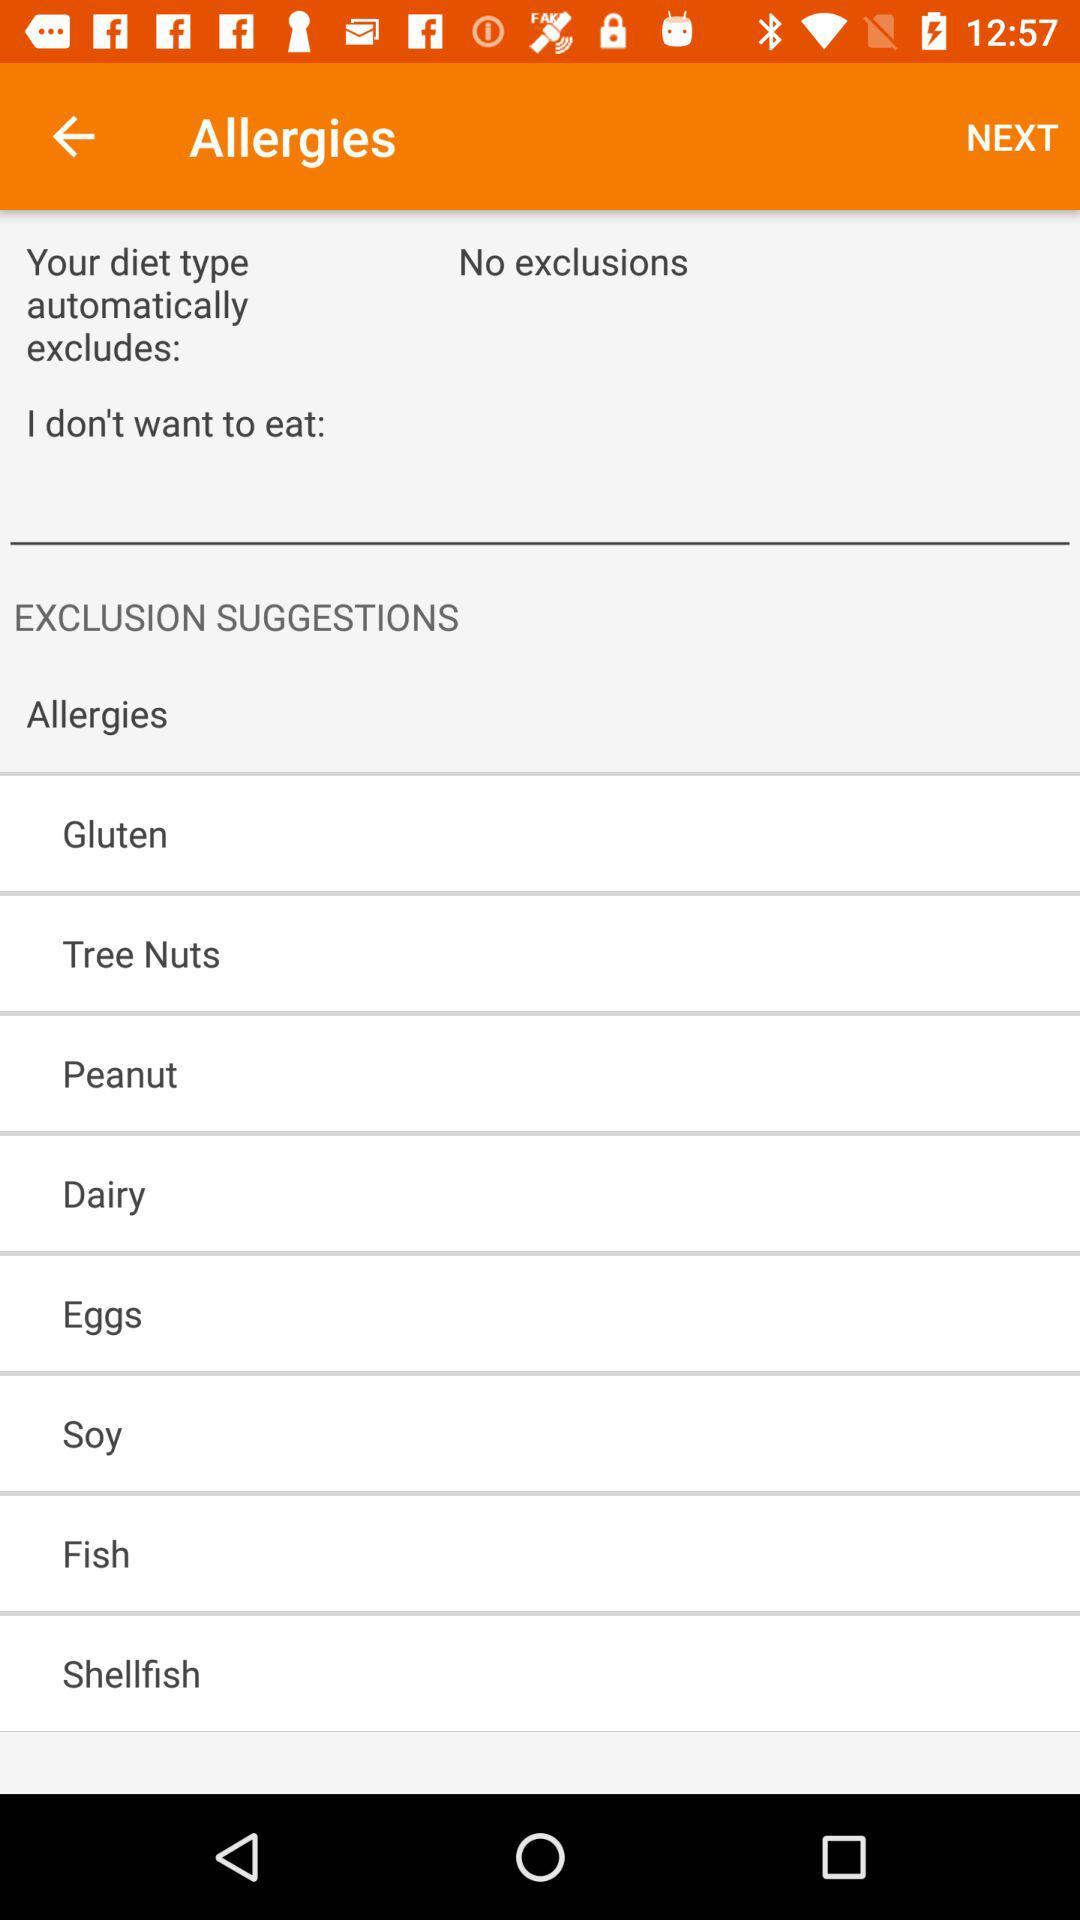  What do you see at coordinates (482, 952) in the screenshot?
I see `the icon below the     gluten` at bounding box center [482, 952].